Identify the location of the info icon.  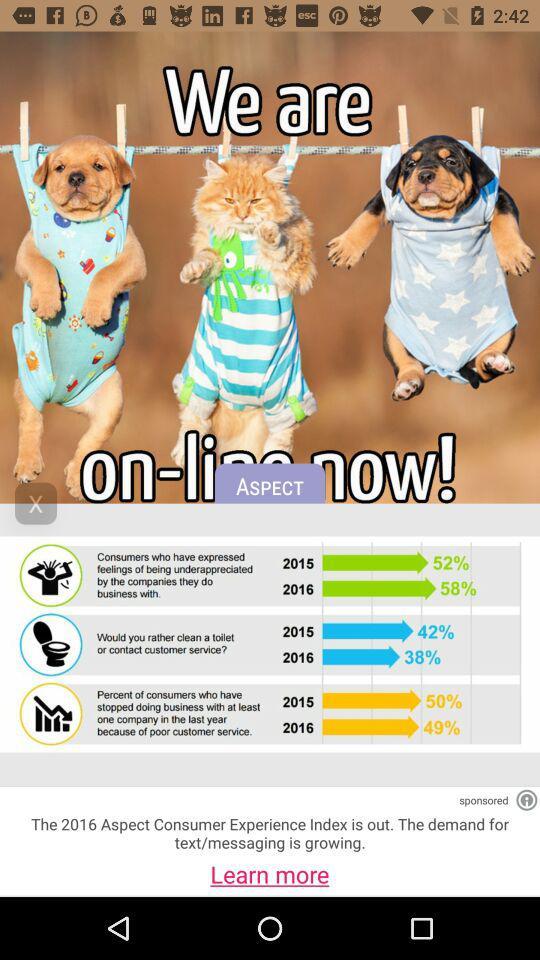
(526, 800).